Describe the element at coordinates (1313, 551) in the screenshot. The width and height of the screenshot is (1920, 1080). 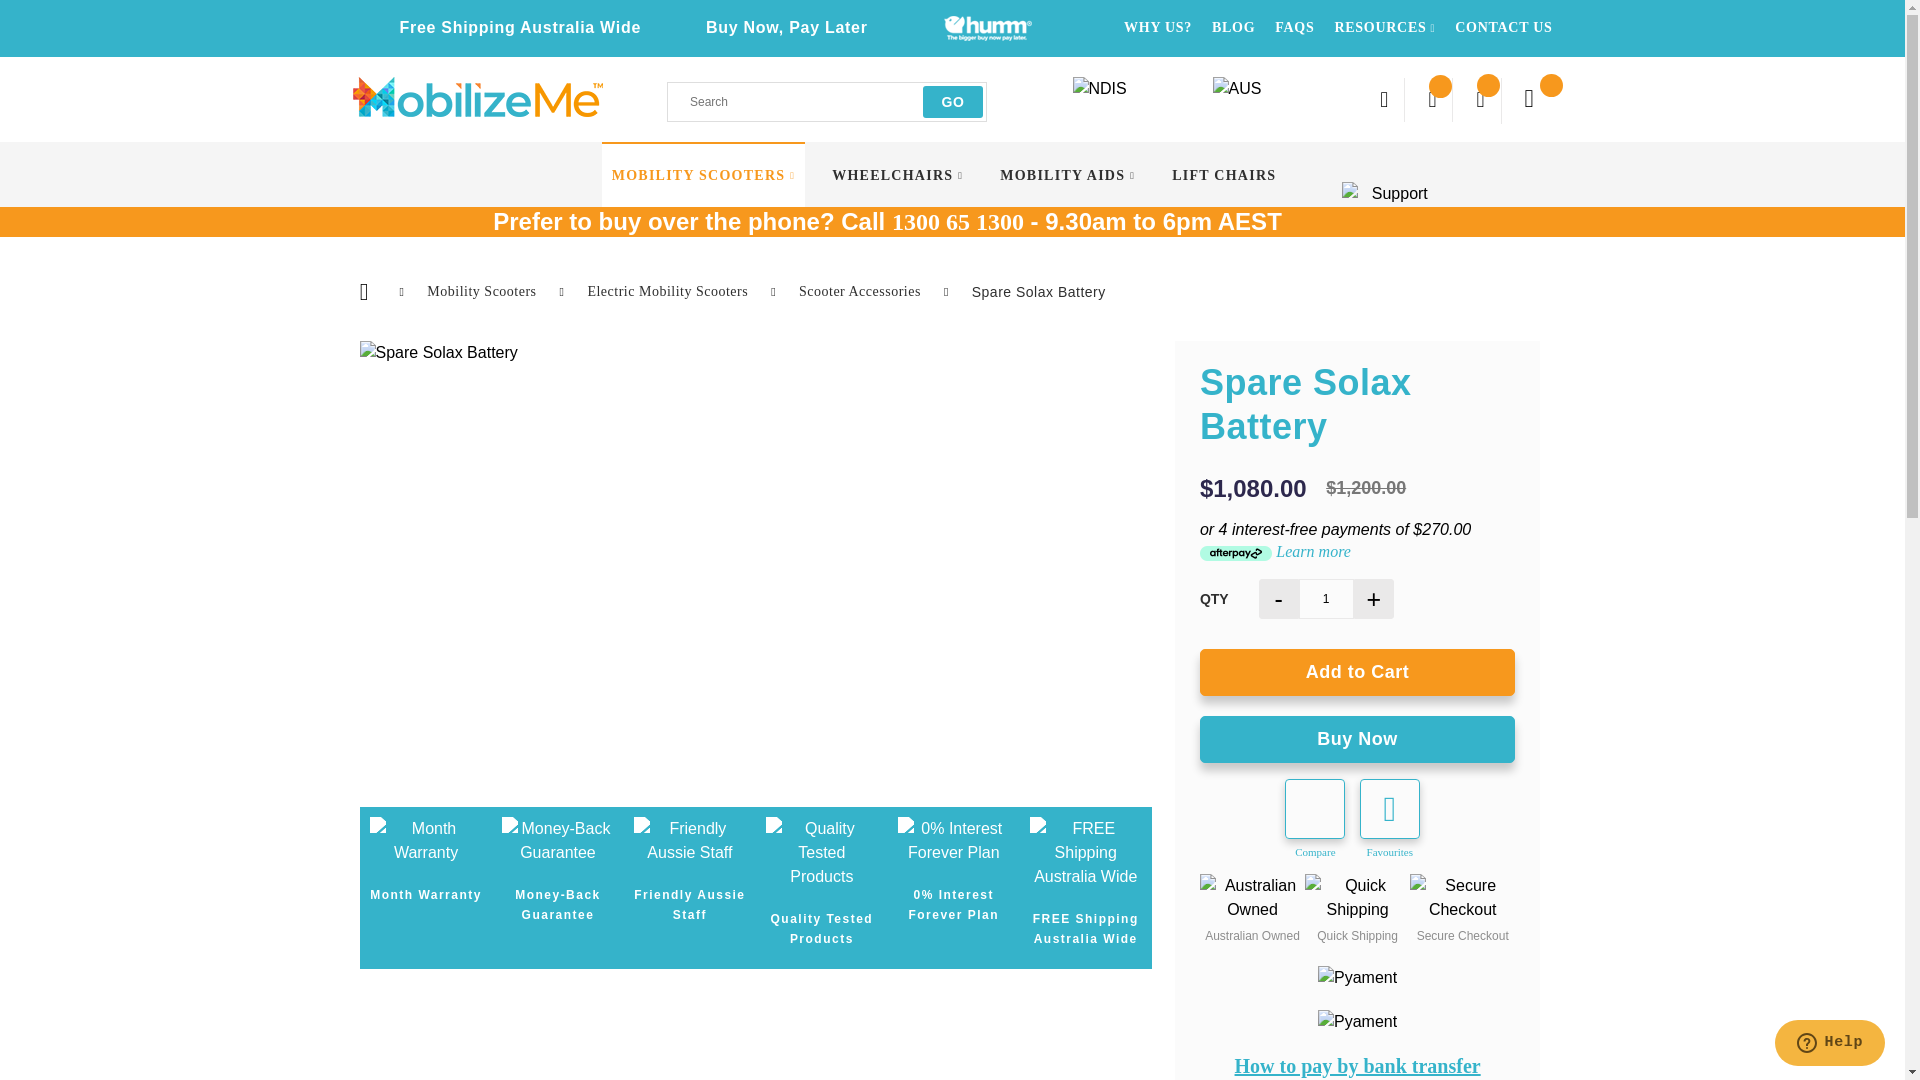
I see `'Learn more'` at that location.